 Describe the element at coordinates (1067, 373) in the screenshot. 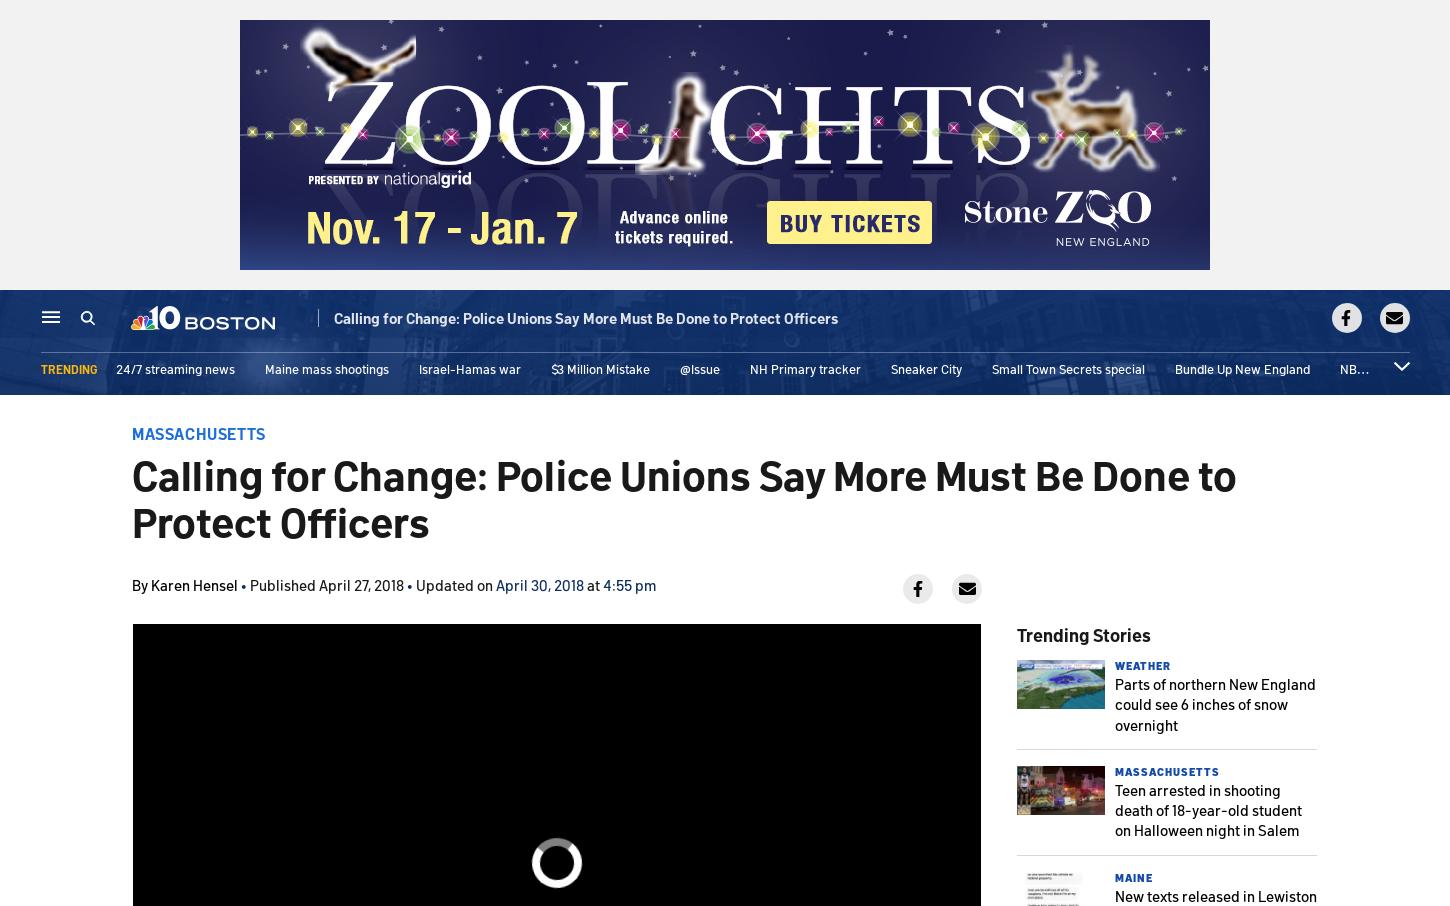

I see `'Small Town Secrets special'` at that location.